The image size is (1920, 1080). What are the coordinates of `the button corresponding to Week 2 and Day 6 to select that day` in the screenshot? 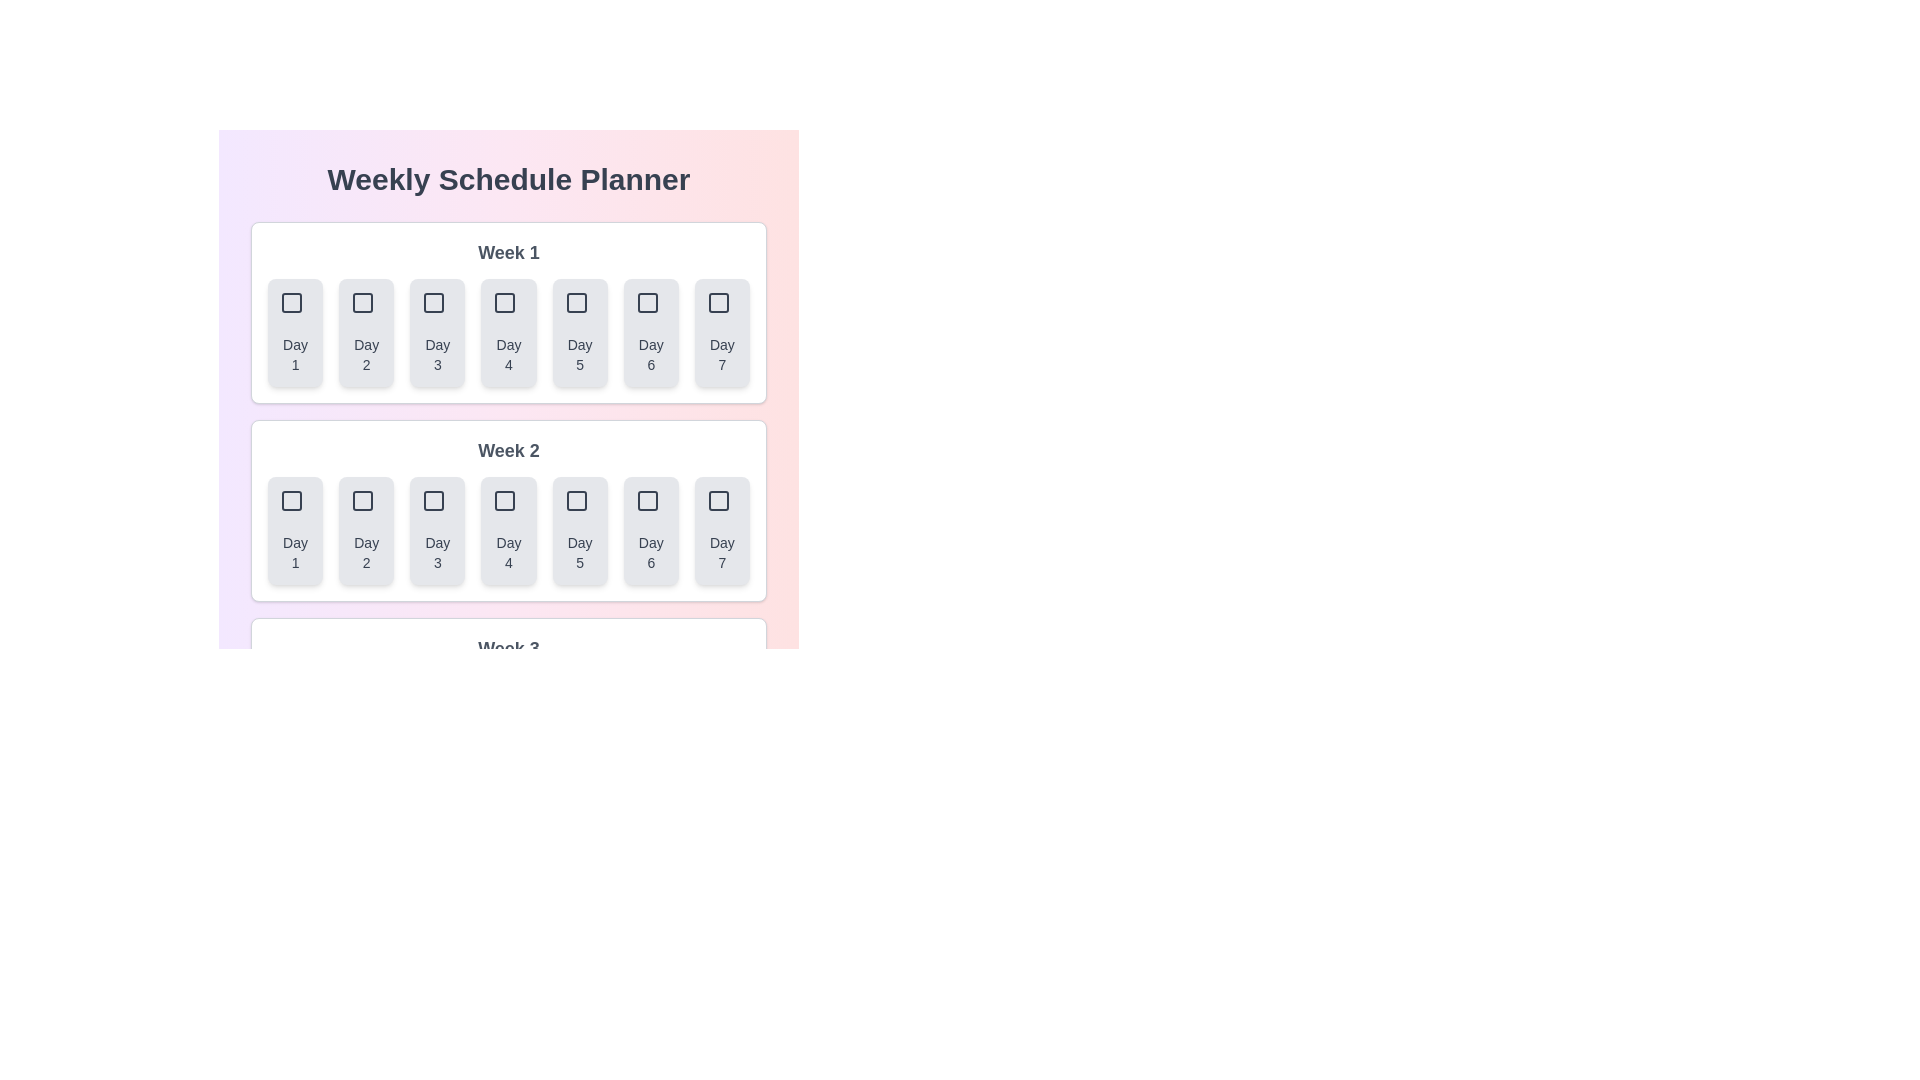 It's located at (651, 530).